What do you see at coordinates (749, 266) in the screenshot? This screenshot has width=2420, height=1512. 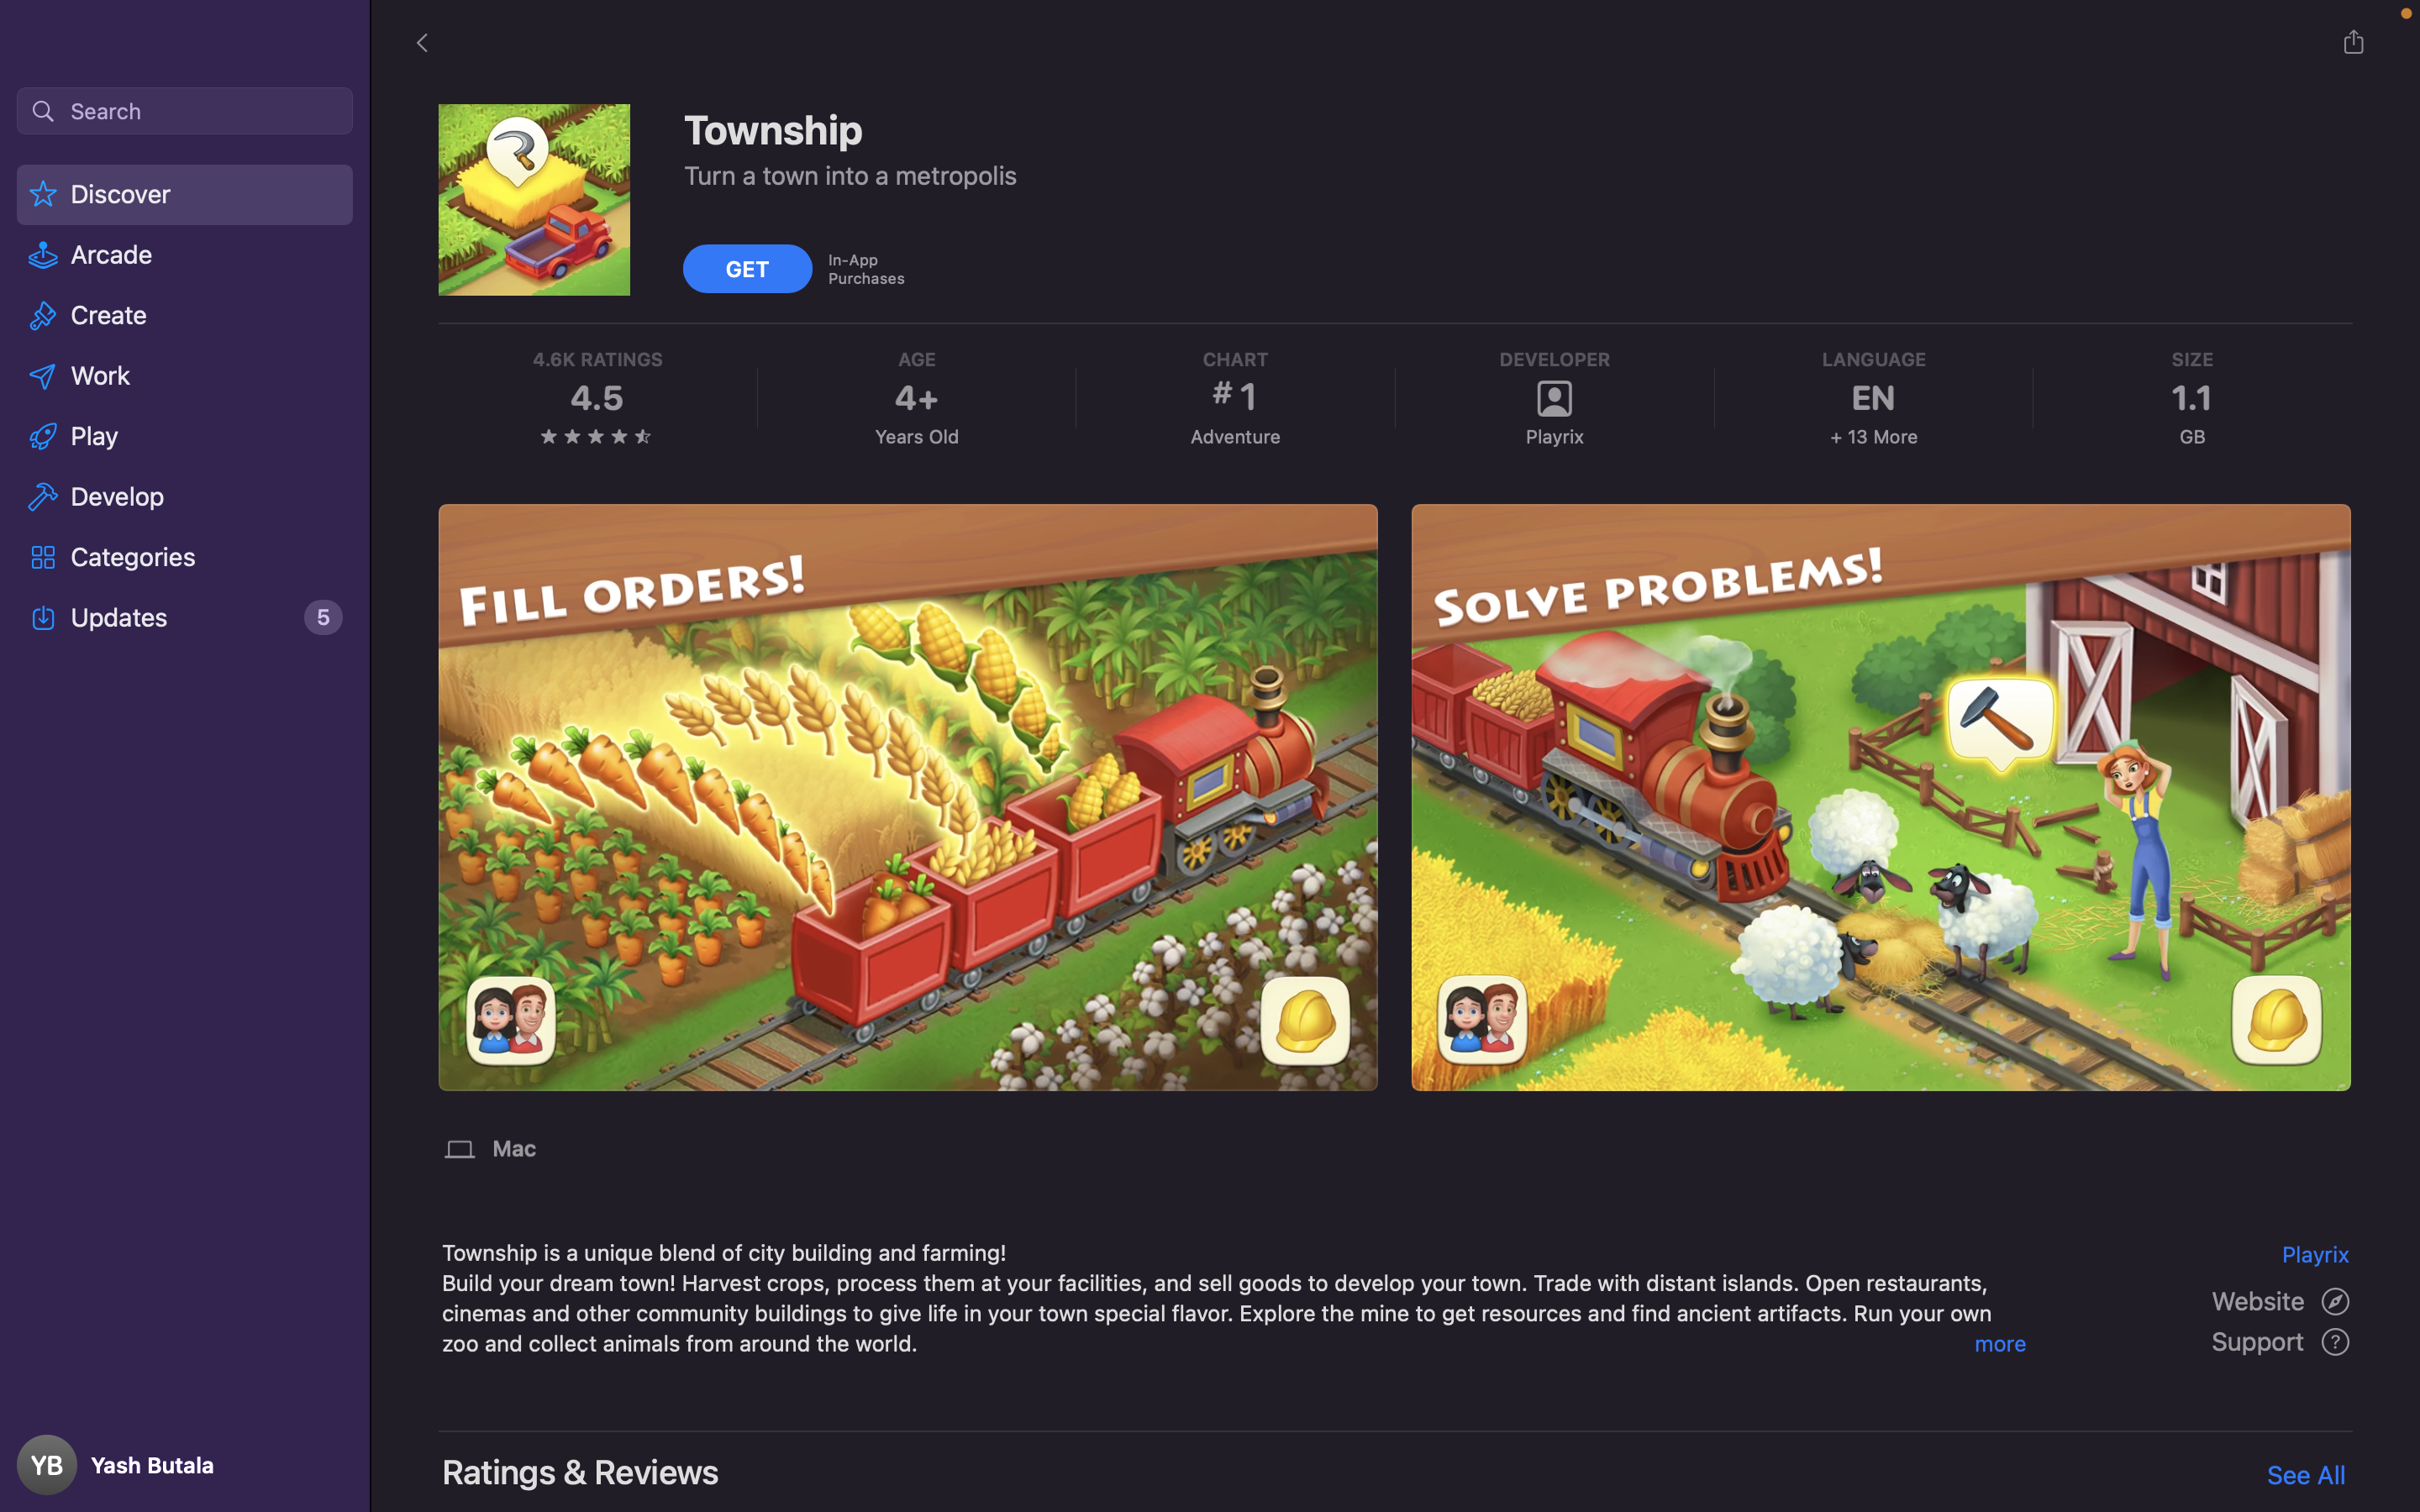 I see `Hit the button marked "get", after that pick "In-App Purchases" to examine the possible in-app purchases` at bounding box center [749, 266].